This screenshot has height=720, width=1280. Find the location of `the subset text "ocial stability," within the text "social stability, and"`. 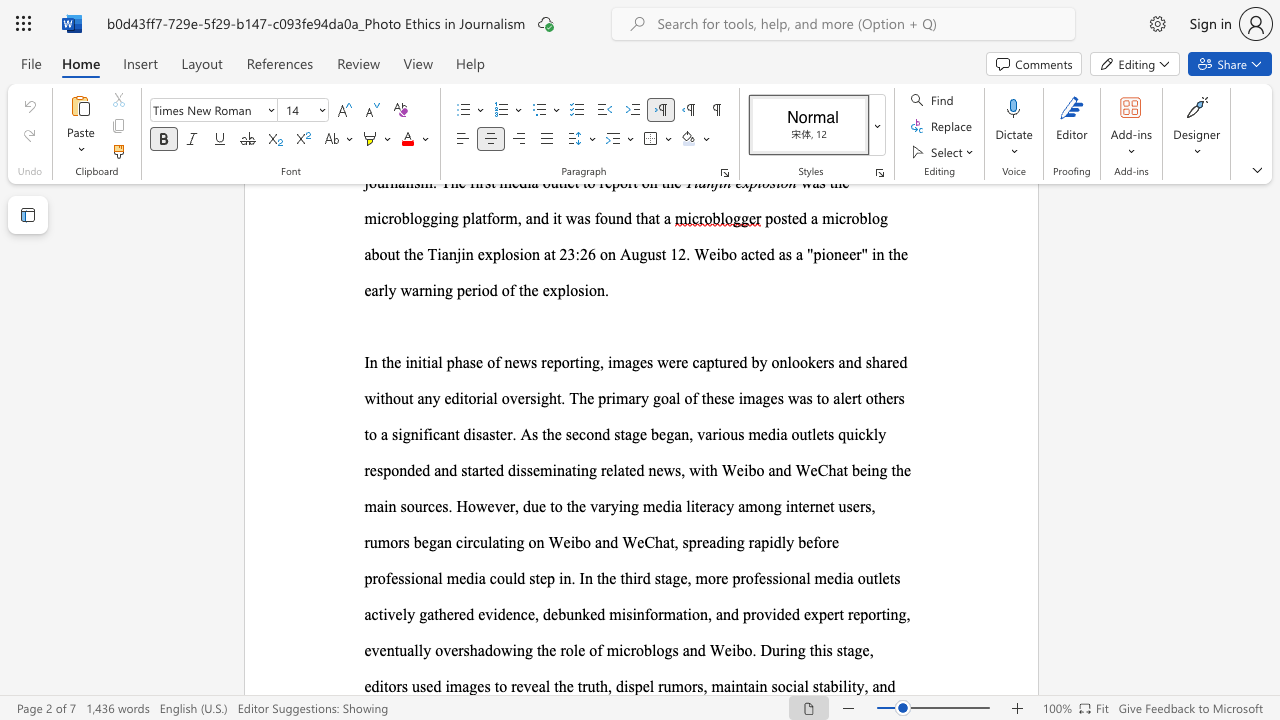

the subset text "ocial stability," within the text "social stability, and" is located at coordinates (776, 685).